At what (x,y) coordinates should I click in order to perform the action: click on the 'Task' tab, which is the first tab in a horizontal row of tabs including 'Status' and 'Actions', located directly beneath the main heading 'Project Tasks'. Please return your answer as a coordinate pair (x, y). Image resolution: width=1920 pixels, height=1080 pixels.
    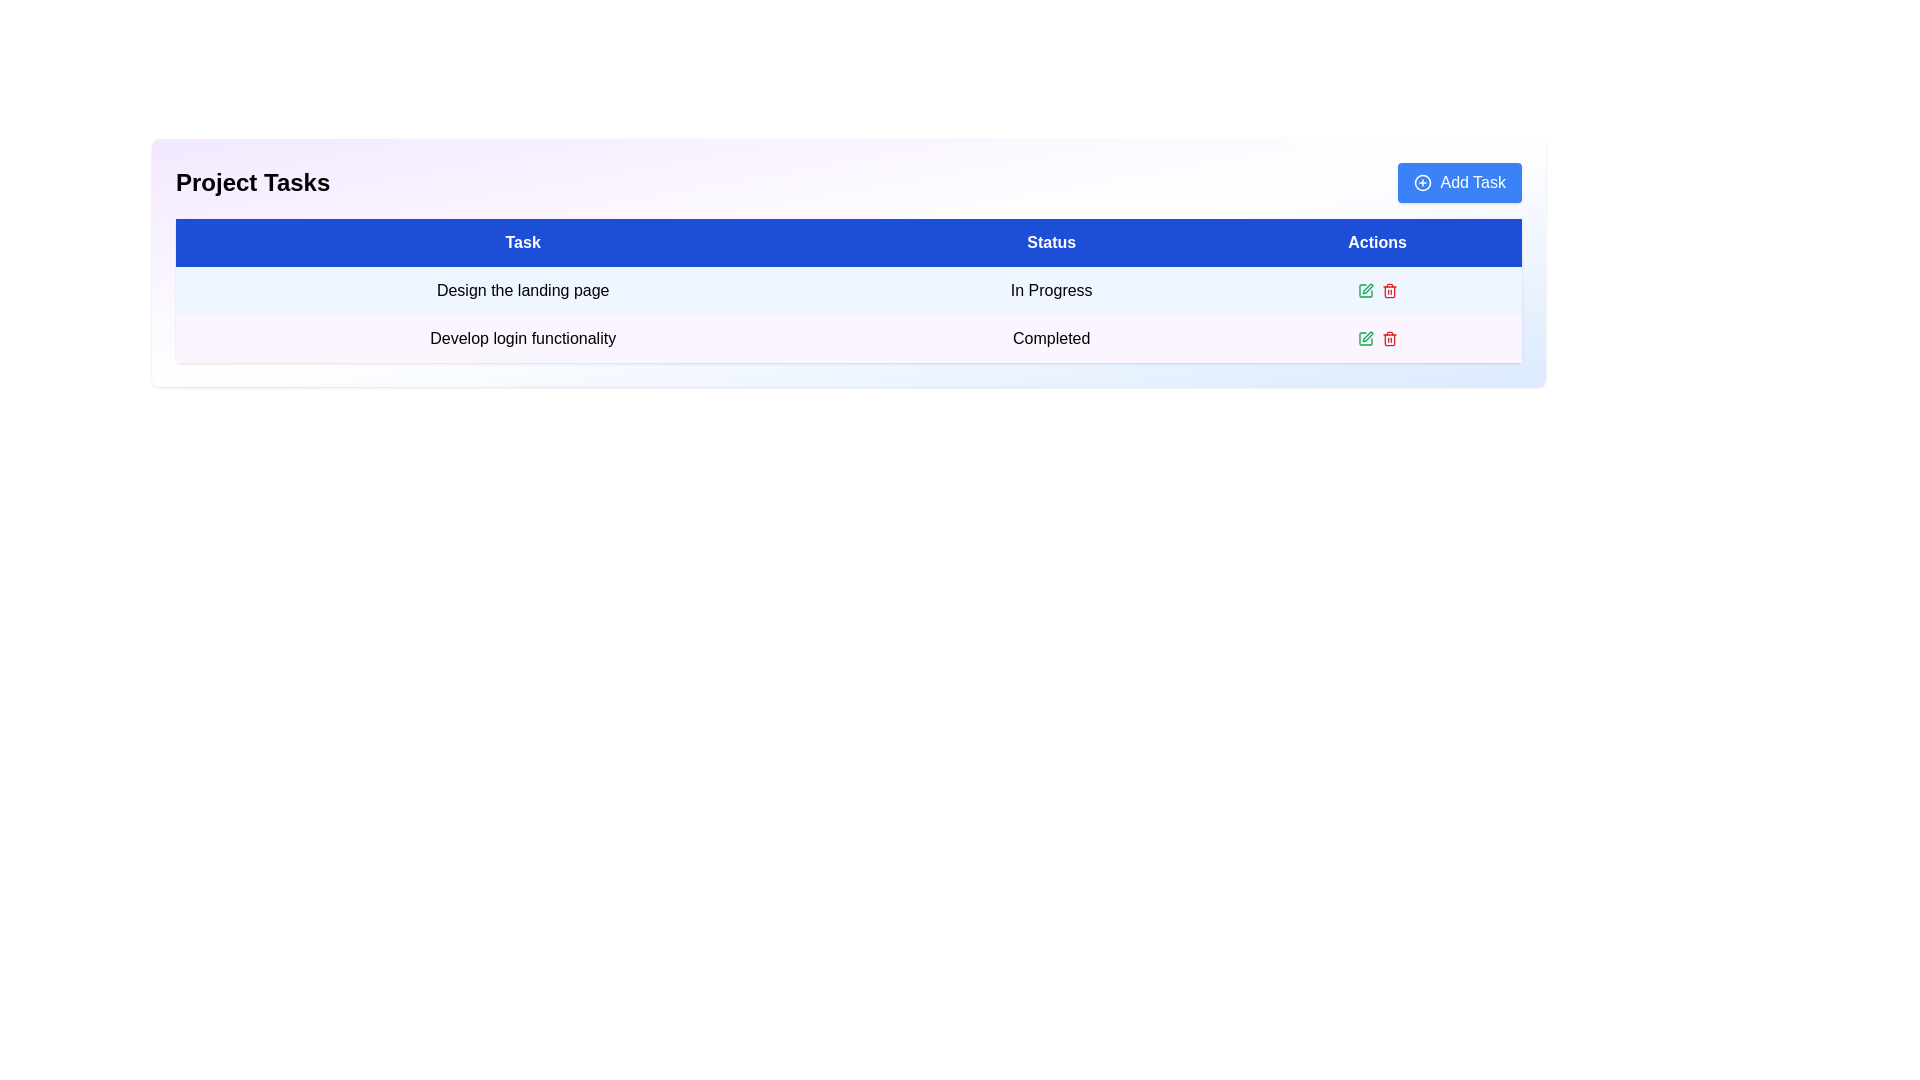
    Looking at the image, I should click on (523, 242).